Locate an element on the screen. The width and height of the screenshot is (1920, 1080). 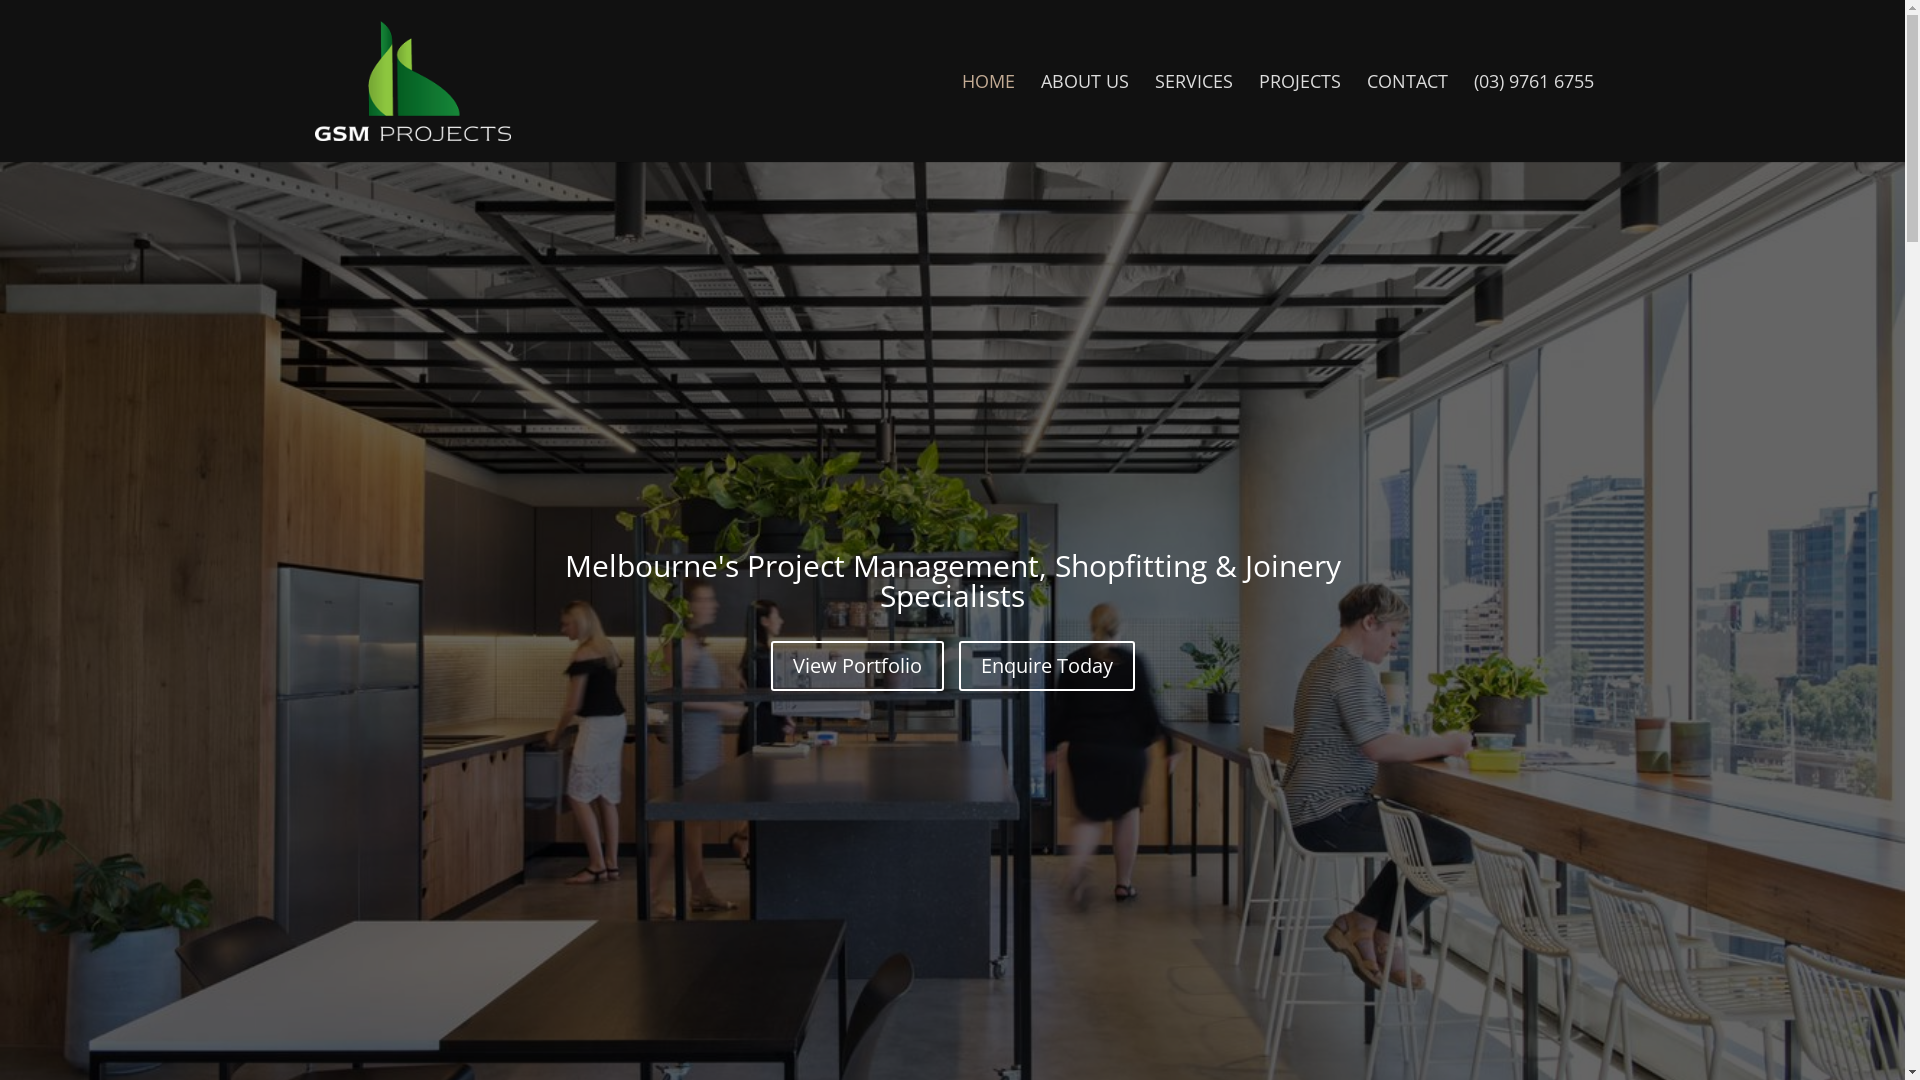
'ABOUT US' is located at coordinates (1083, 118).